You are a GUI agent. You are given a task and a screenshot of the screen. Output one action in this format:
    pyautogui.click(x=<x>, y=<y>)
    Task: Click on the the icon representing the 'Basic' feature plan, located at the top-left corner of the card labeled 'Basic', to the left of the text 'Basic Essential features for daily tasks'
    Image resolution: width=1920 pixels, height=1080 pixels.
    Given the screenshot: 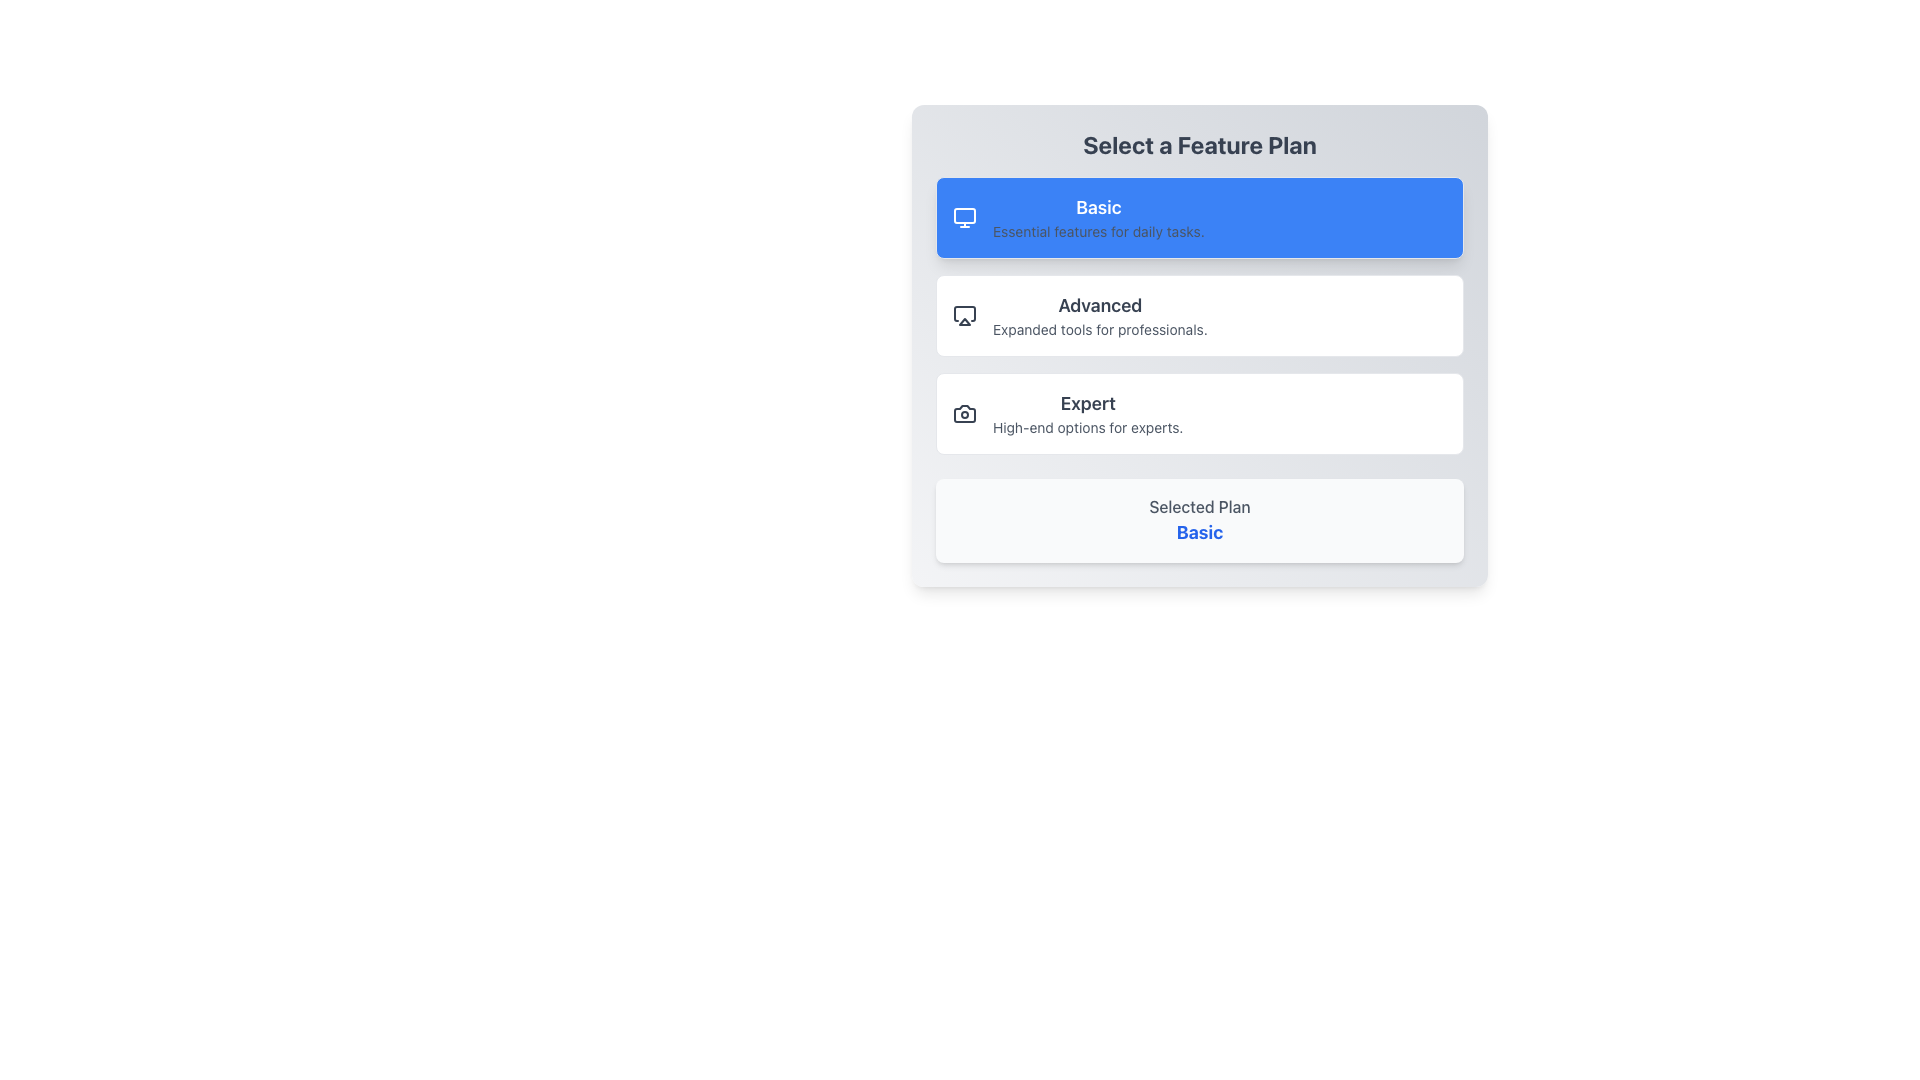 What is the action you would take?
    pyautogui.click(x=964, y=218)
    